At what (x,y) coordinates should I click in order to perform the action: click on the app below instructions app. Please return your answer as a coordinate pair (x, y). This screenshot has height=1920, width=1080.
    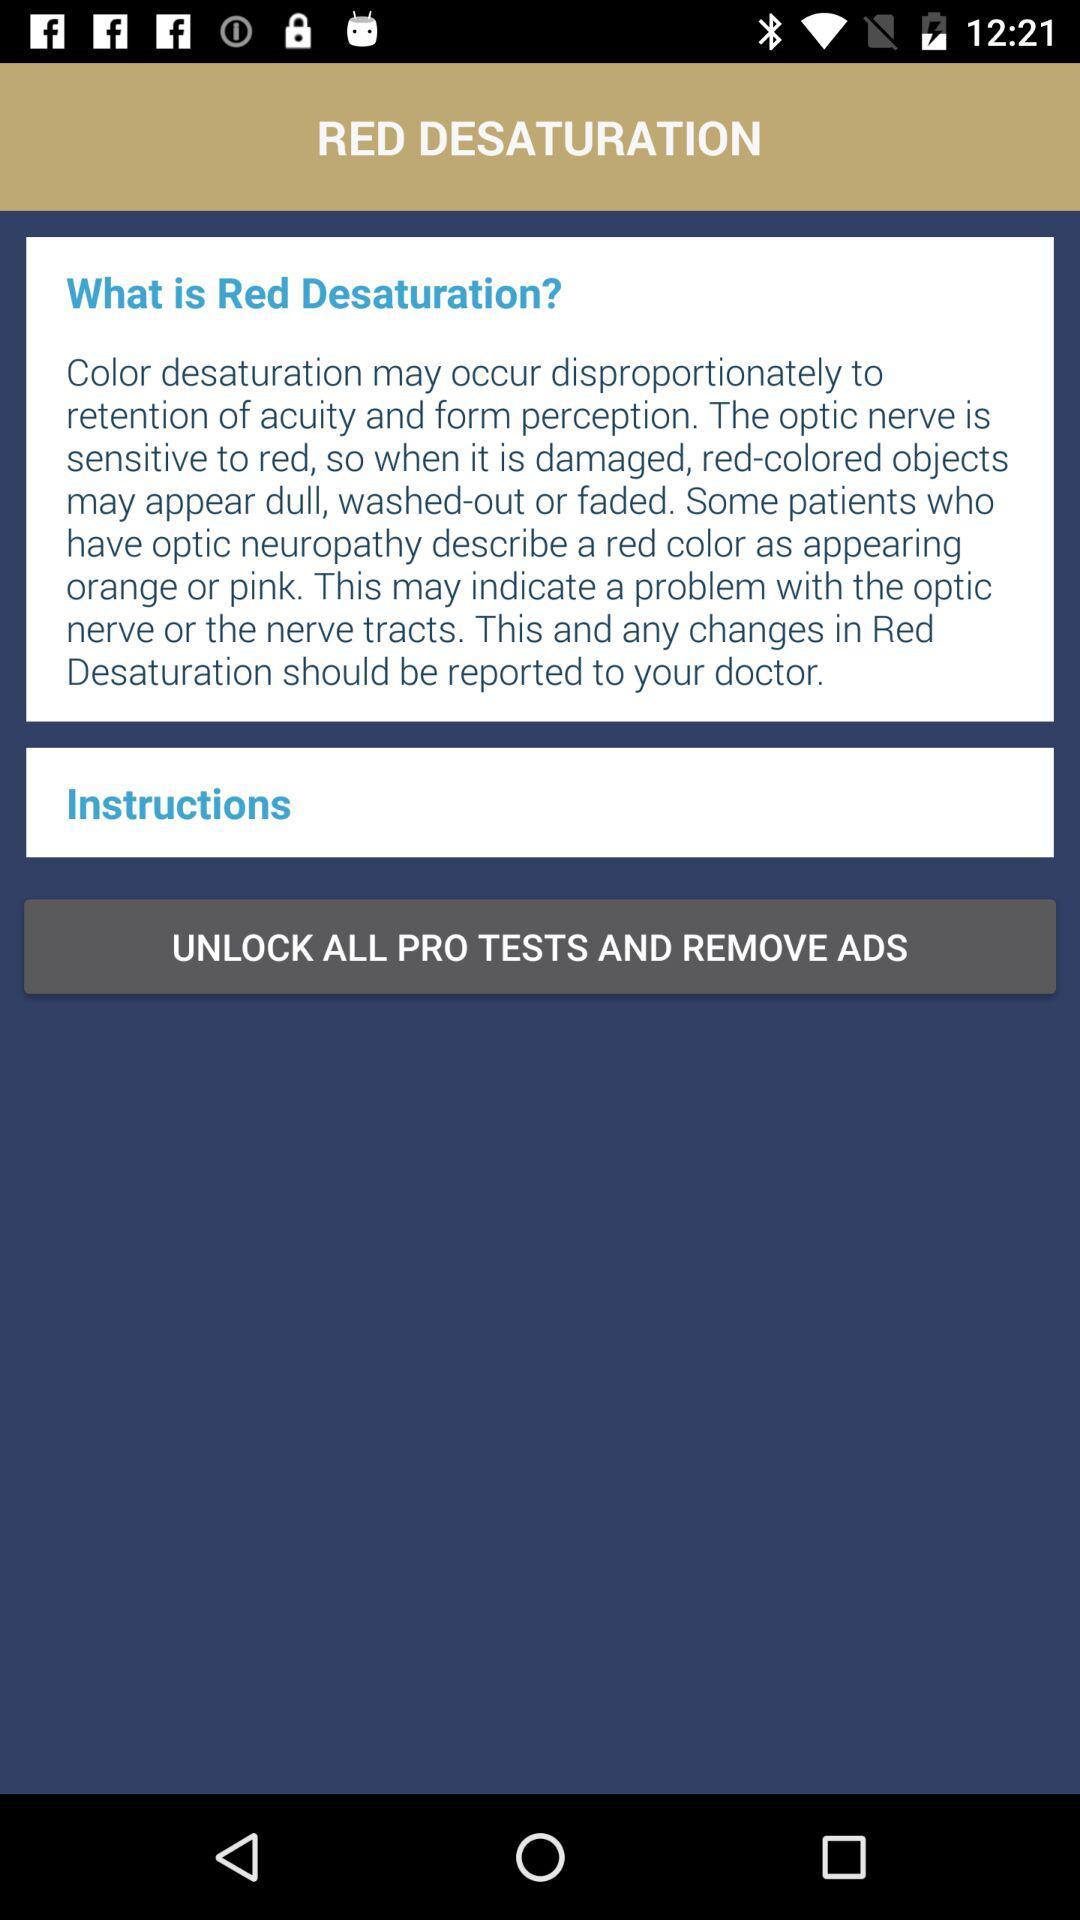
    Looking at the image, I should click on (540, 945).